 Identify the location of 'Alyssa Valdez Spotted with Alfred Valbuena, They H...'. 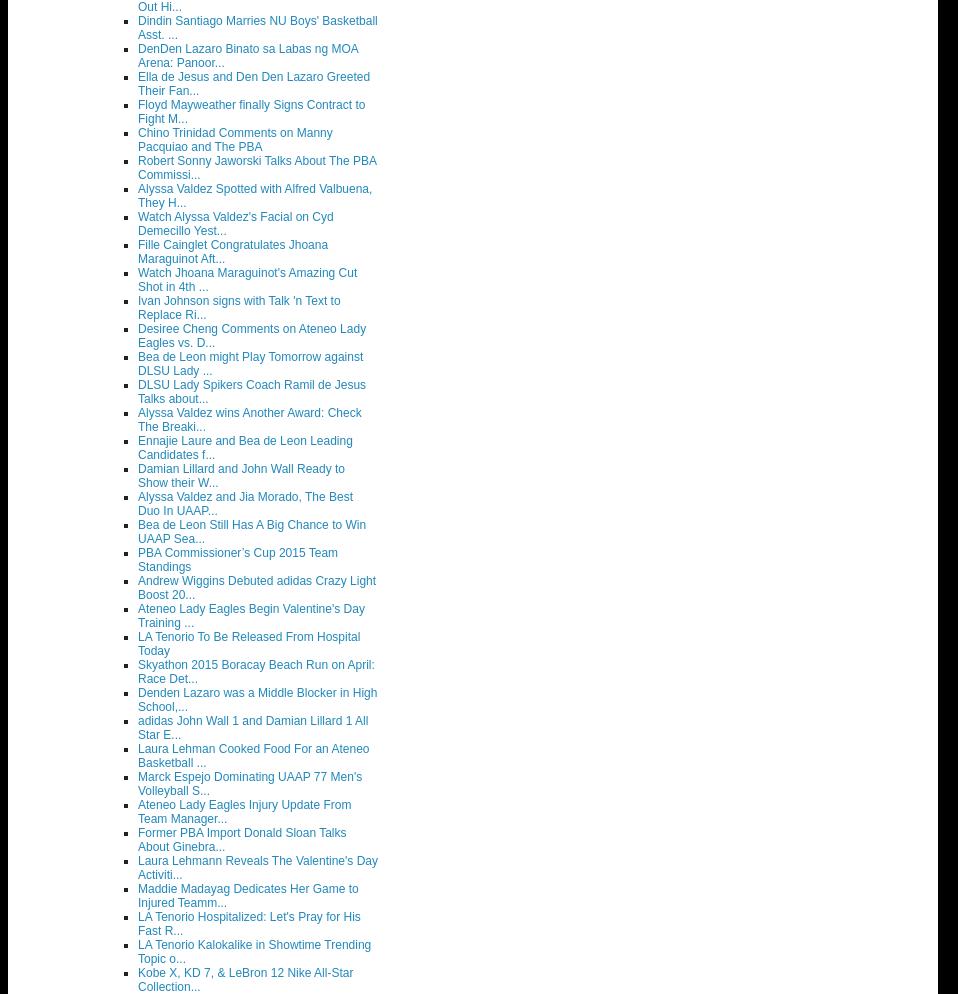
(255, 195).